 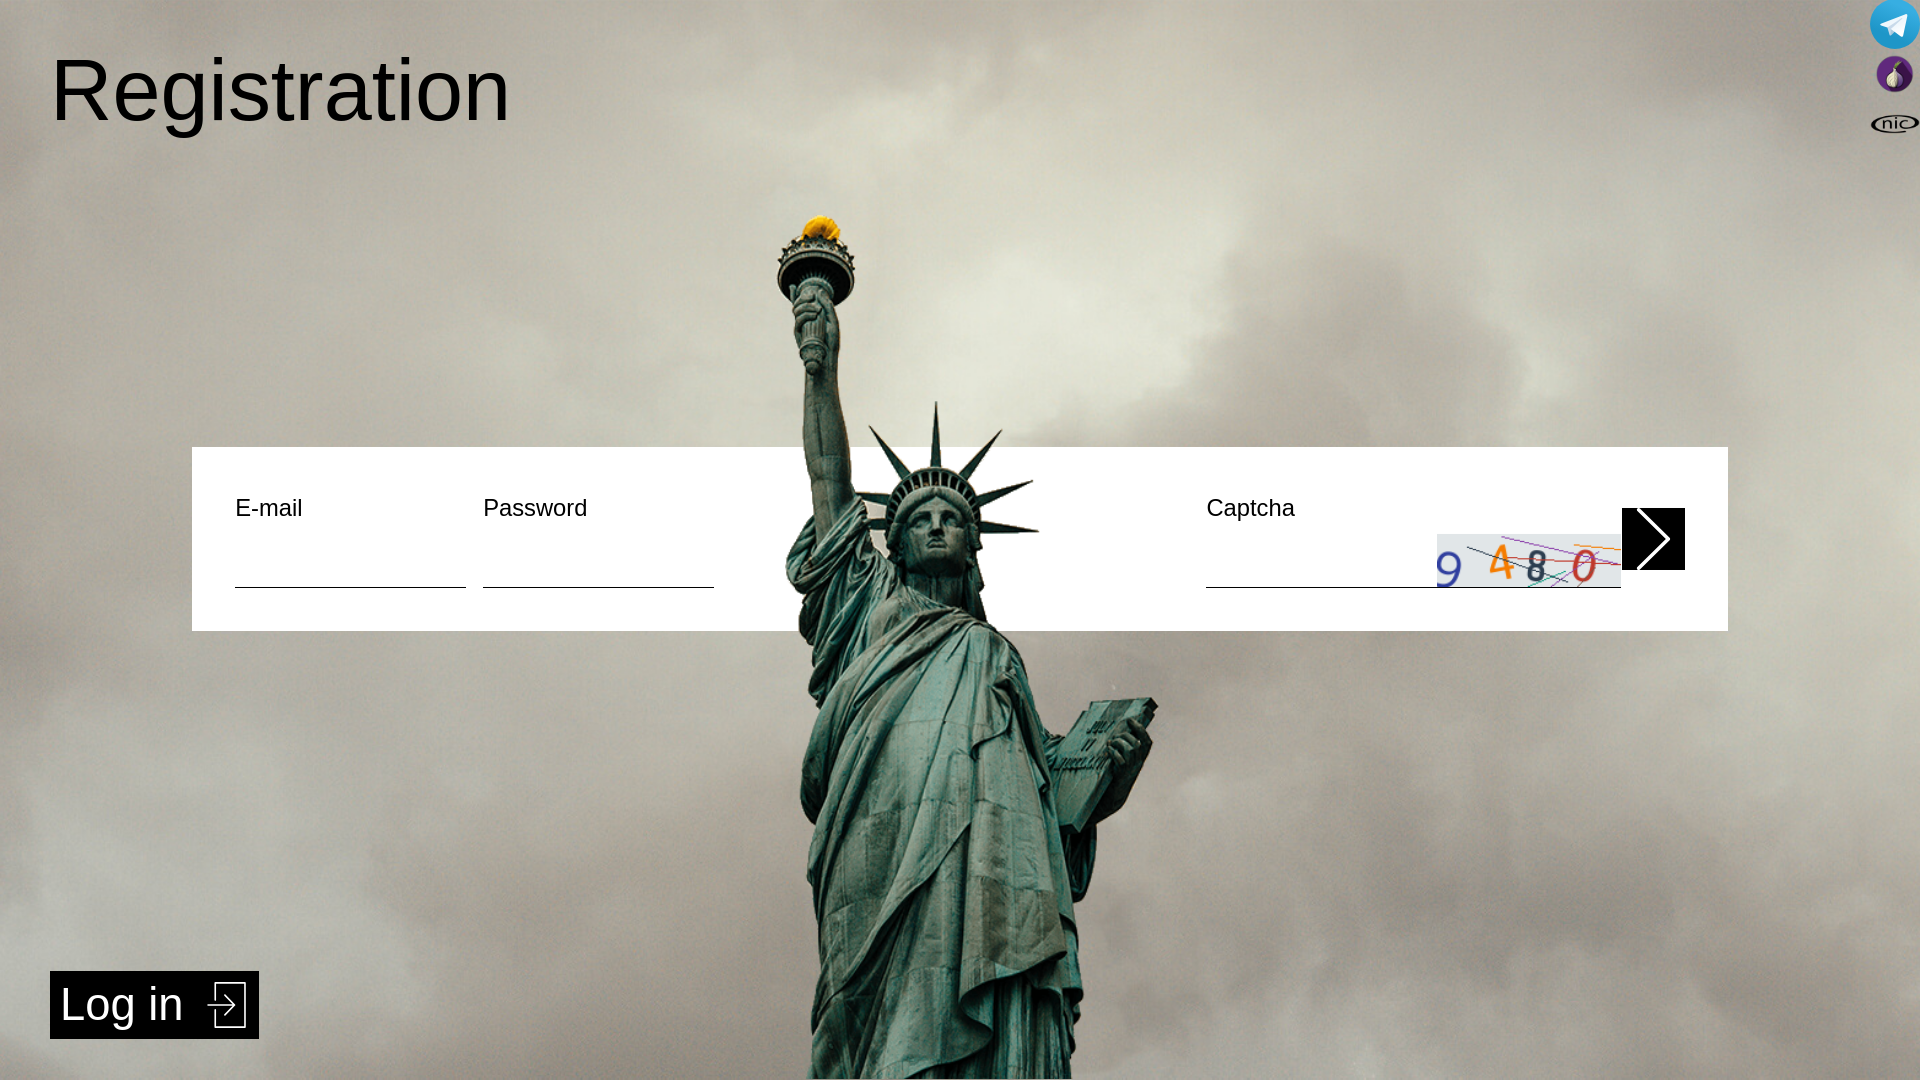 I want to click on 'Log in', so click(x=153, y=1005).